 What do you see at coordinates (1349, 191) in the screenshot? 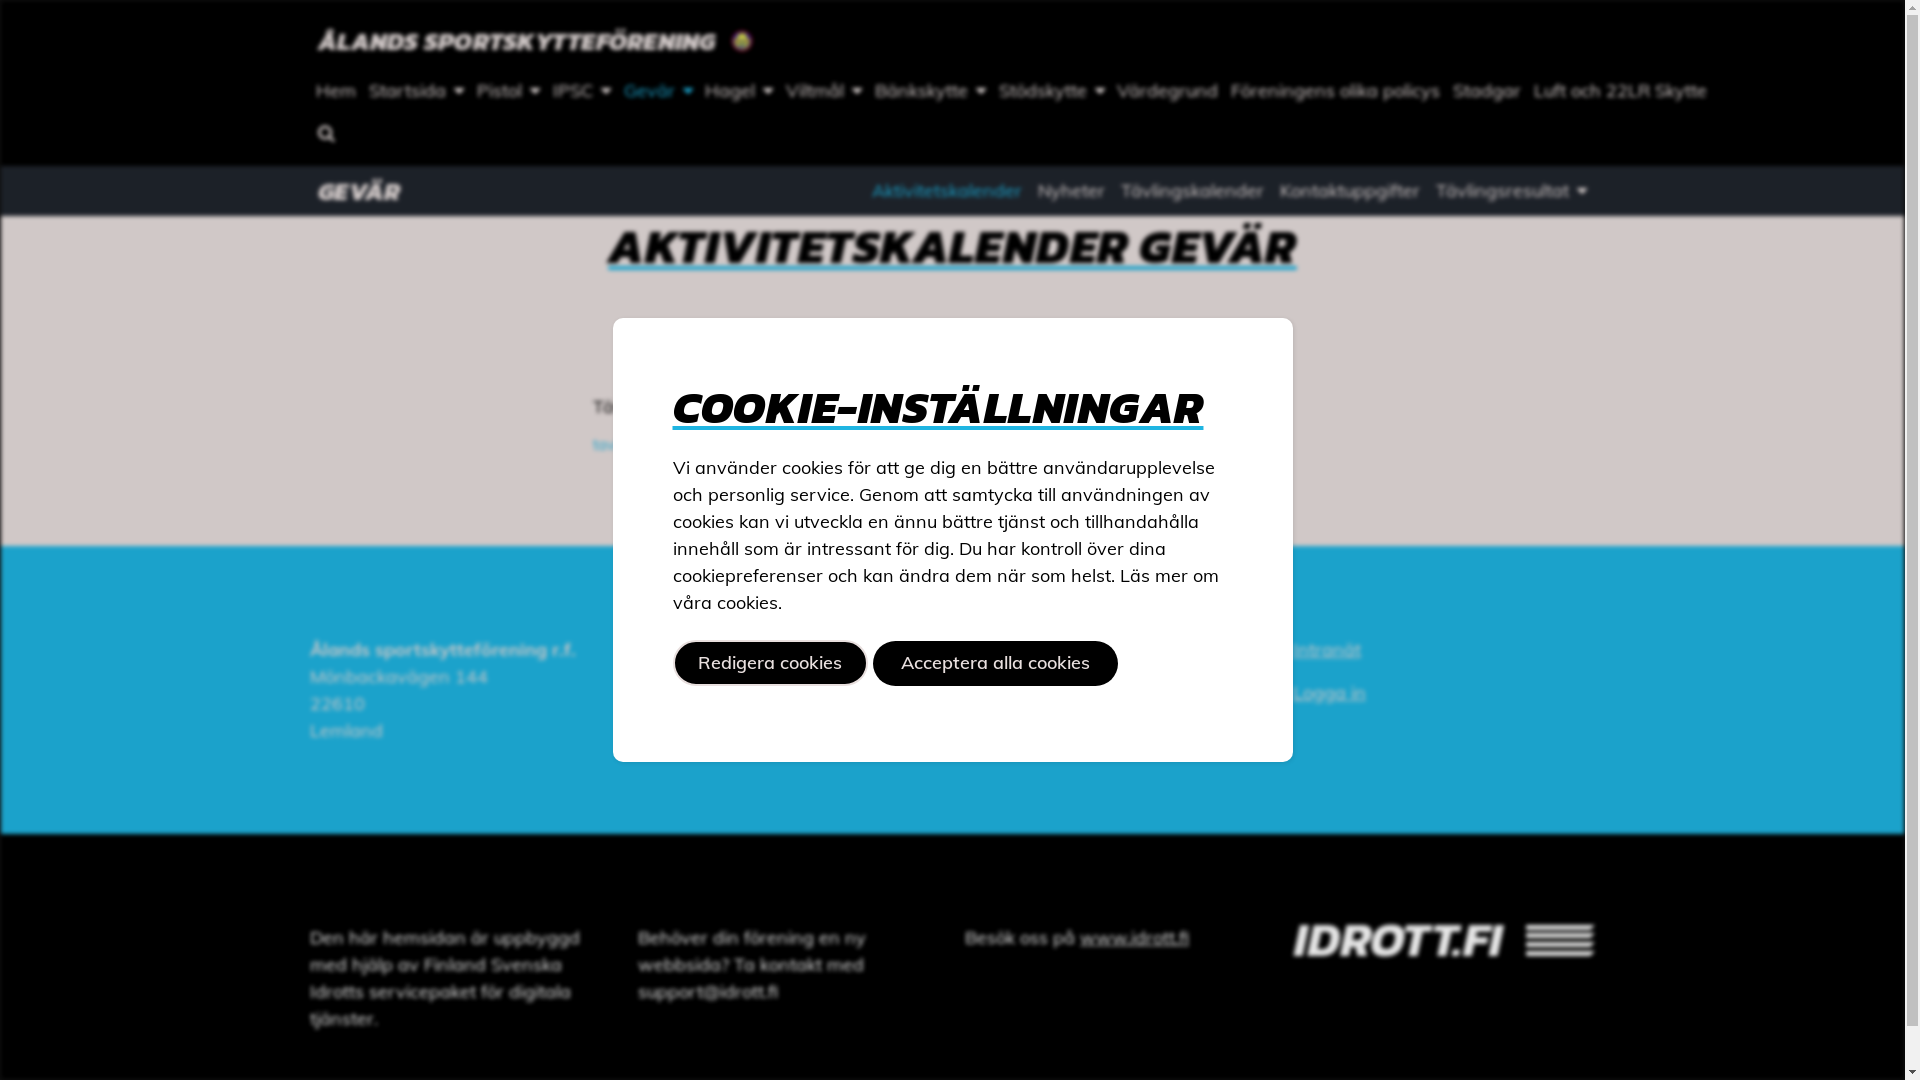
I see `'Kontaktuppgifter'` at bounding box center [1349, 191].